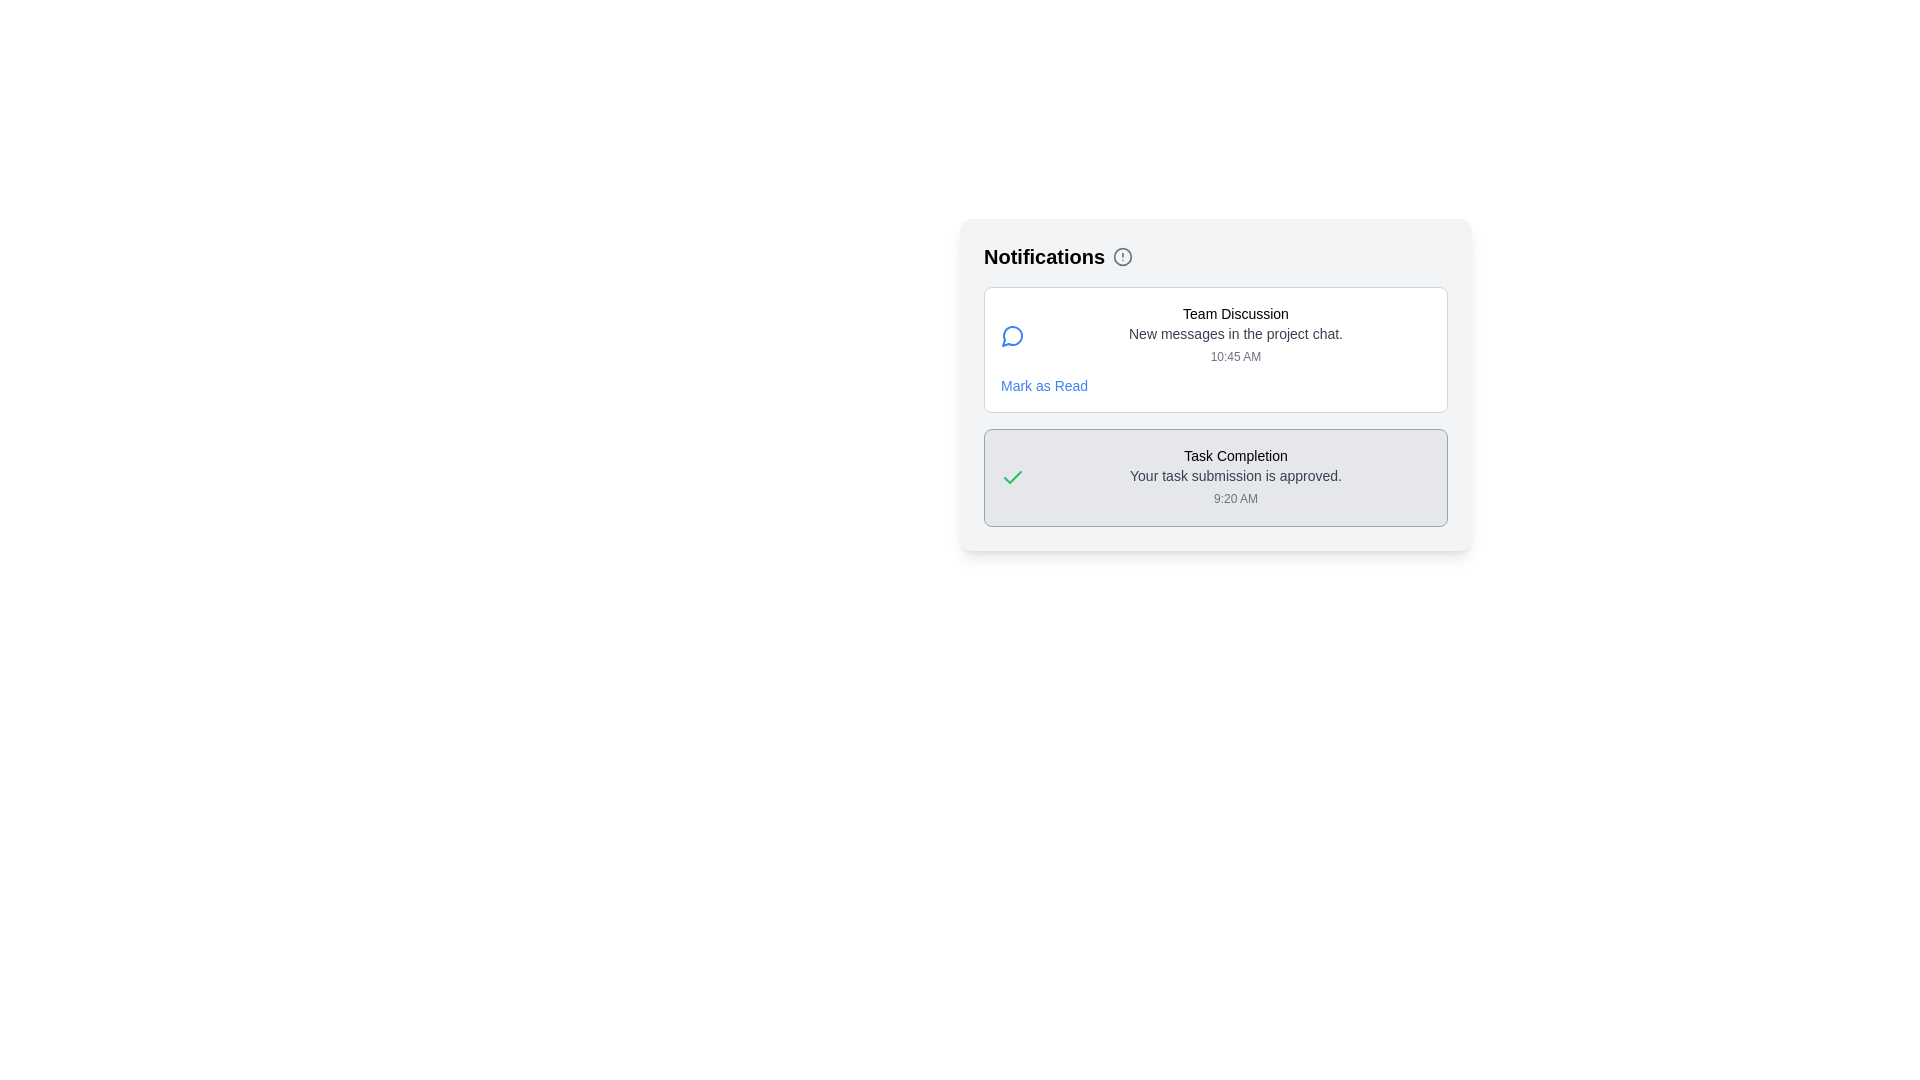  Describe the element at coordinates (1235, 333) in the screenshot. I see `the static text that reads 'New messages in the project chat.', which is styled in a smaller font size and subdued gray color, located beneath the title 'Team Discussion'` at that location.